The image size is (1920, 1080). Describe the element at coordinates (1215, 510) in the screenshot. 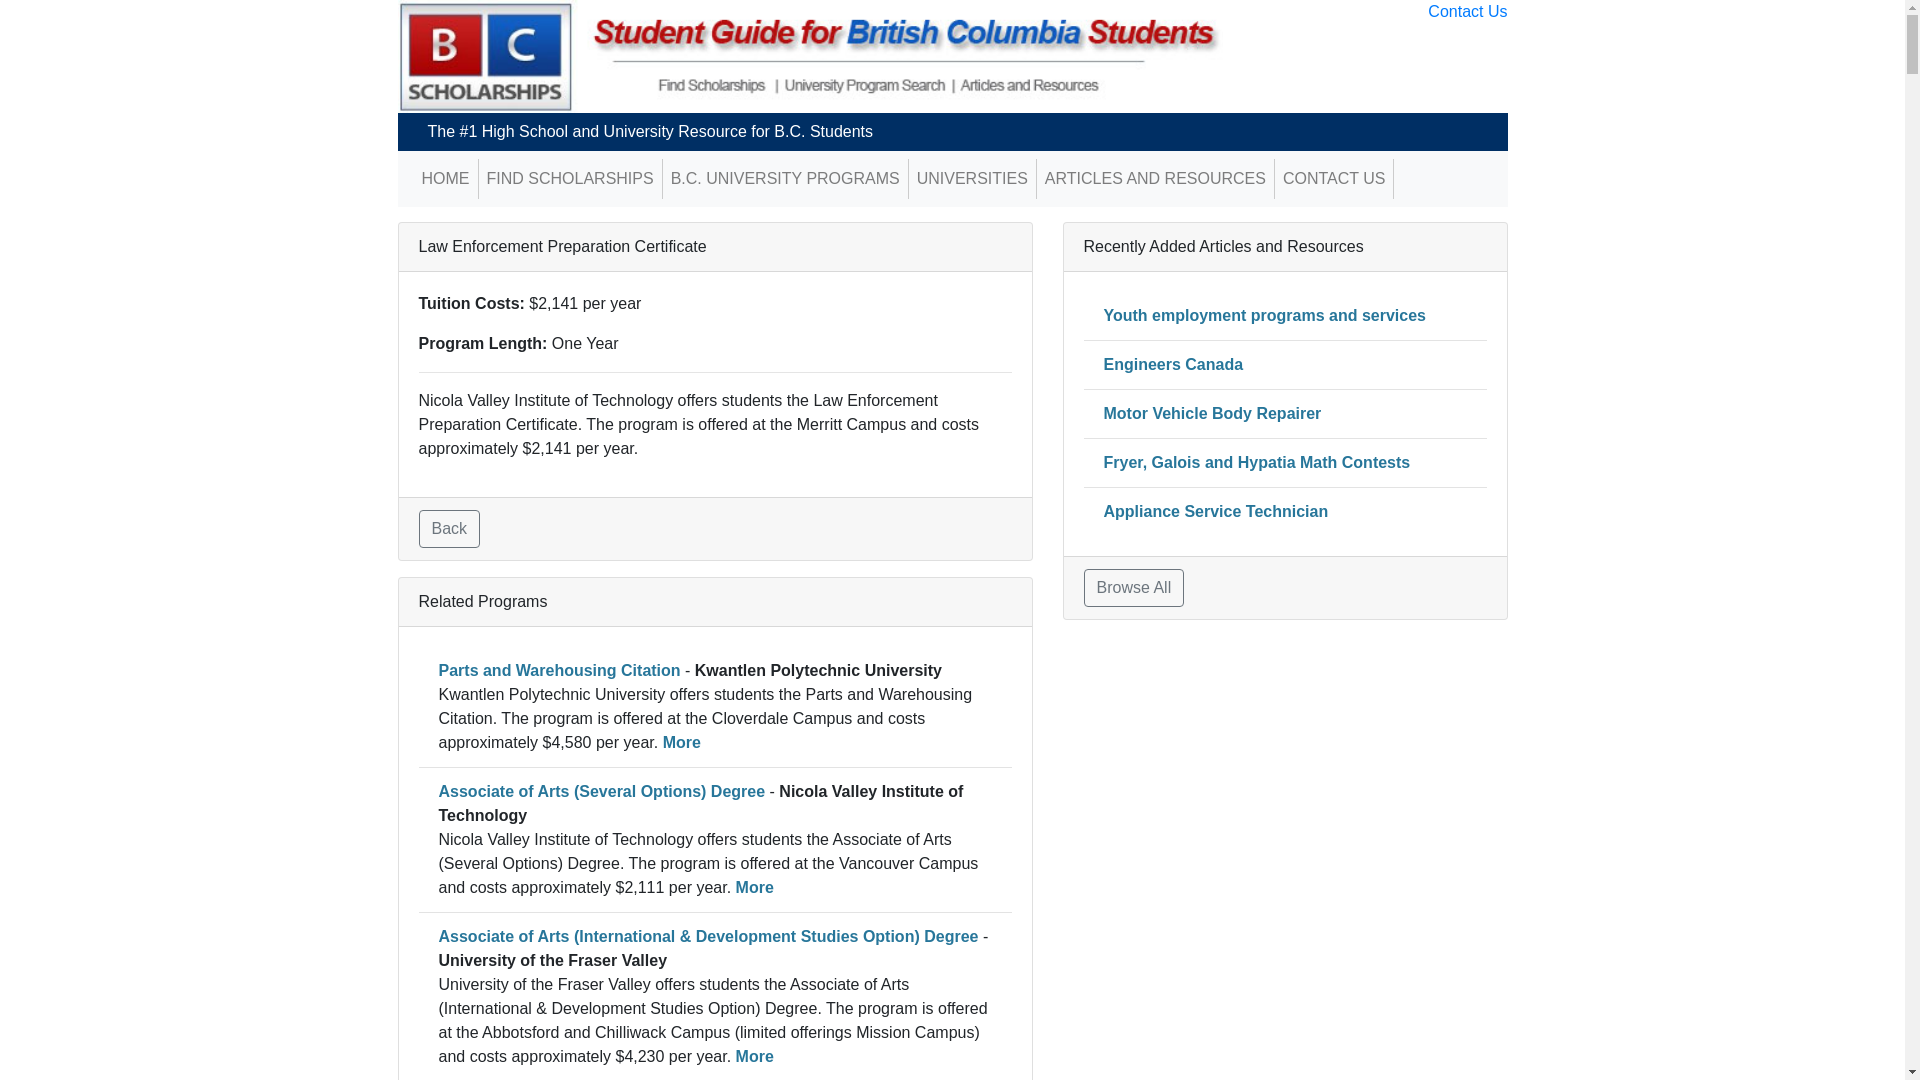

I see `'Appliance Service Technician'` at that location.